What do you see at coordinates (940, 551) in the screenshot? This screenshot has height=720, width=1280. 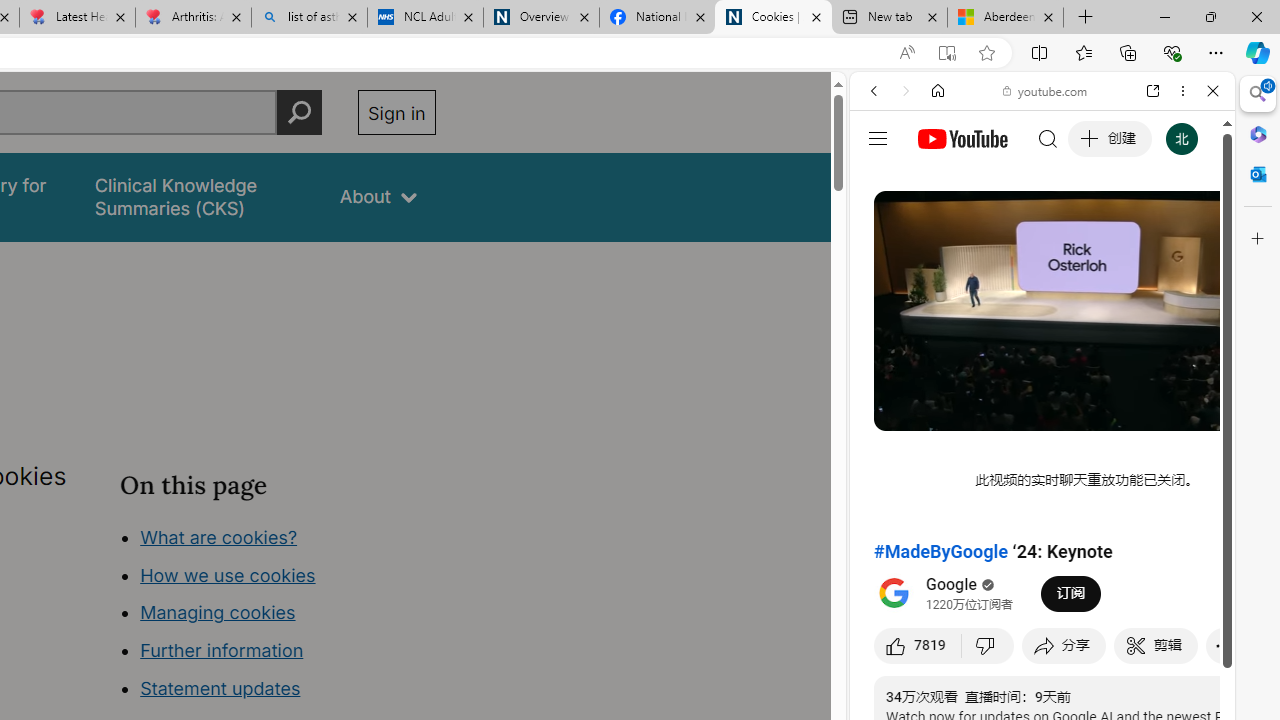 I see `'#MadeByGoogle'` at bounding box center [940, 551].